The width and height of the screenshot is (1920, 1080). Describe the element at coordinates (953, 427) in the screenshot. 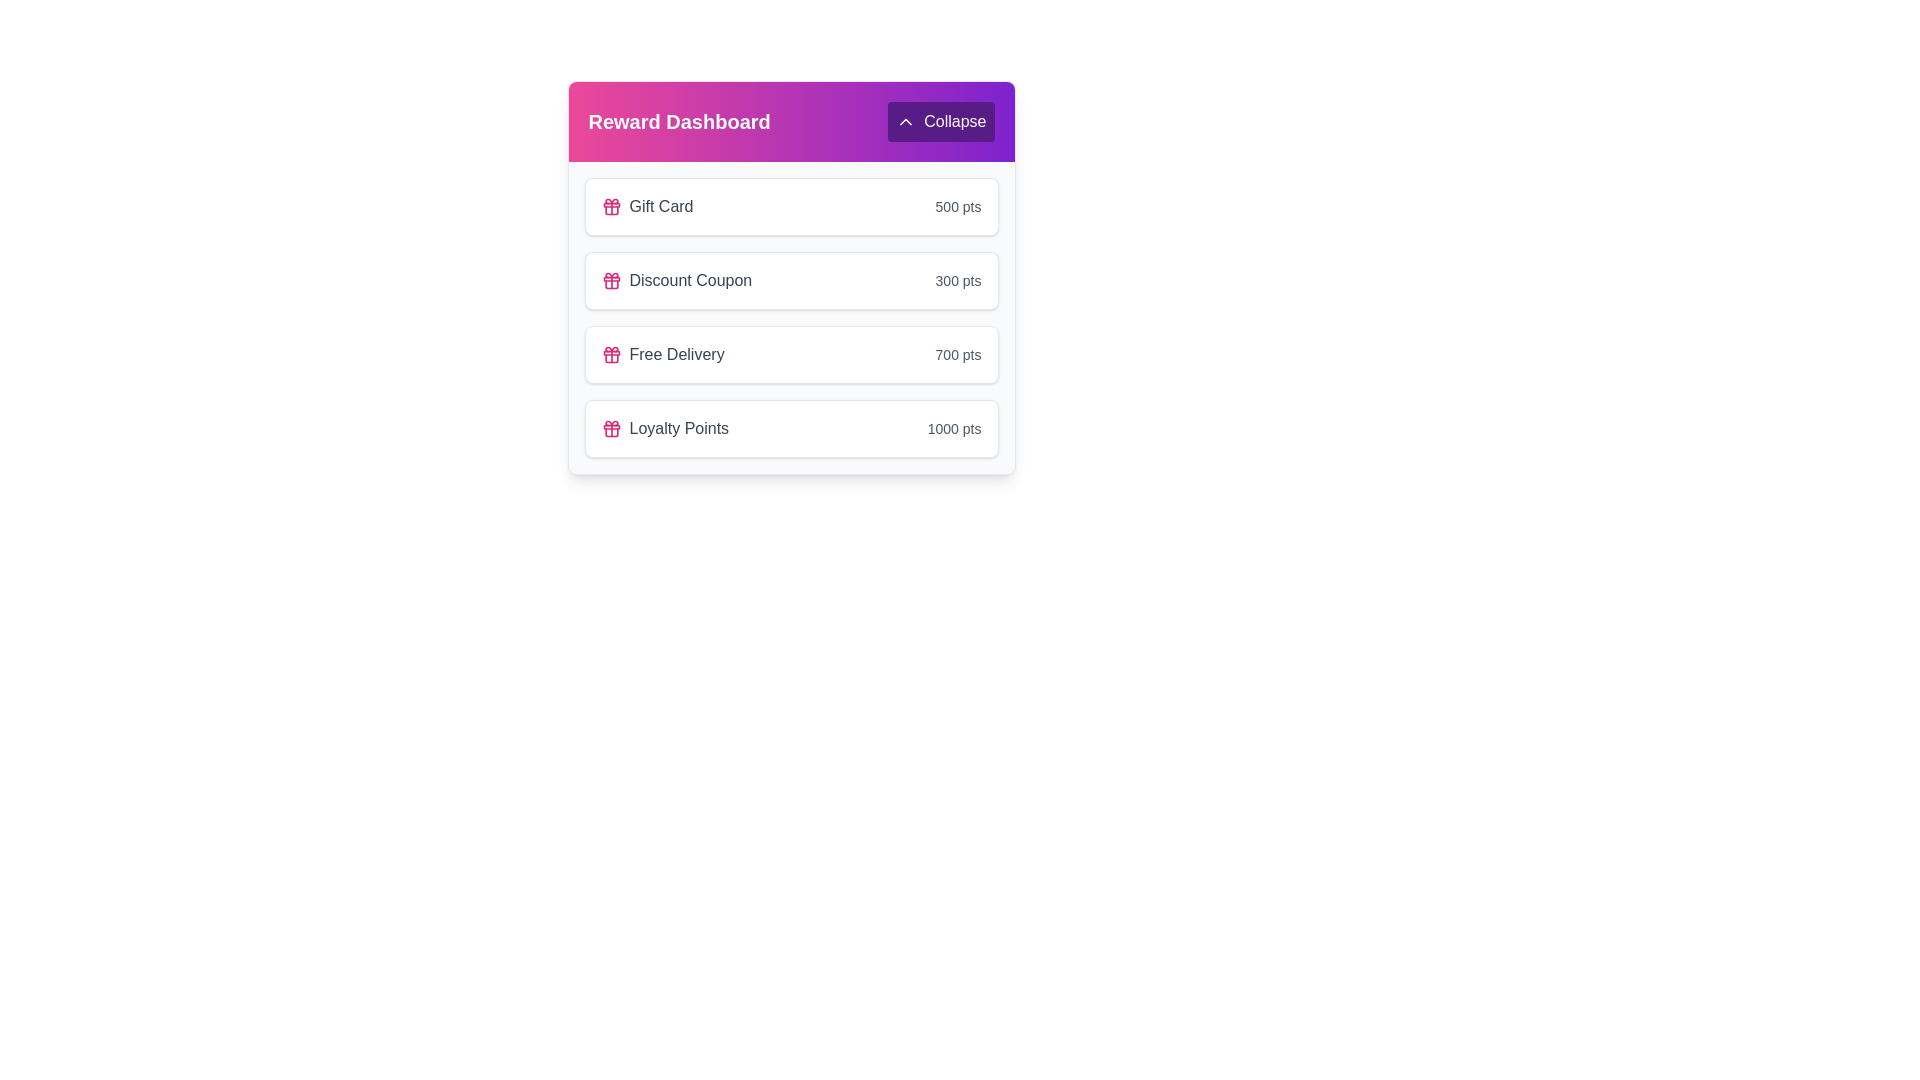

I see `the text label displaying '1000 pts' in a small, gray font, located in the card under 'Loyalty Points'` at that location.